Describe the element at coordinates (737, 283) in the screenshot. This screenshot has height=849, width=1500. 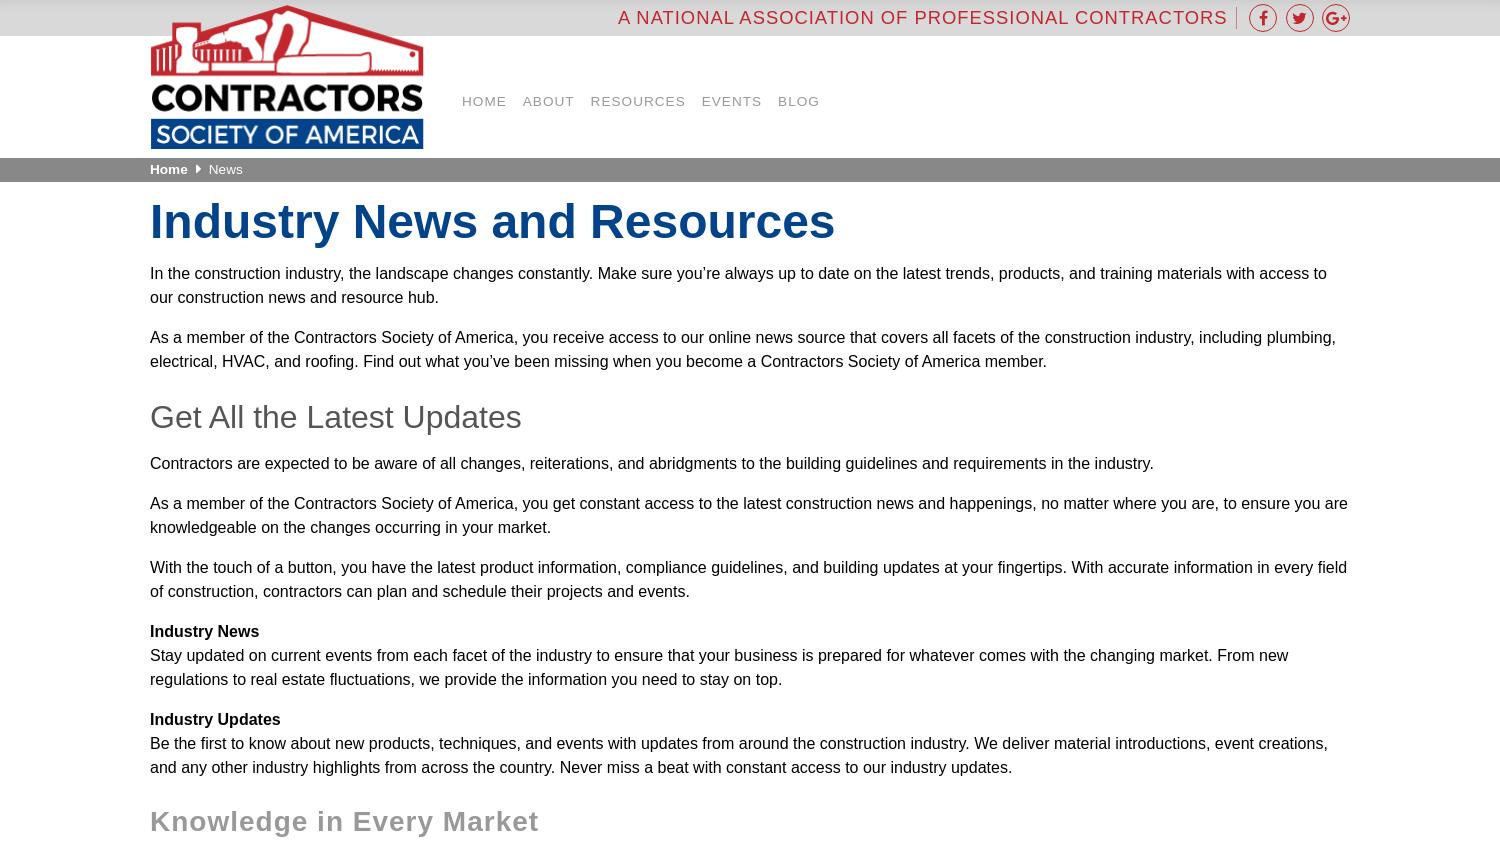
I see `'In the construction industry, the landscape changes constantly. Make sure you’re always up to date on the latest trends, products, and training materials with access to our construction news and resource hub.'` at that location.